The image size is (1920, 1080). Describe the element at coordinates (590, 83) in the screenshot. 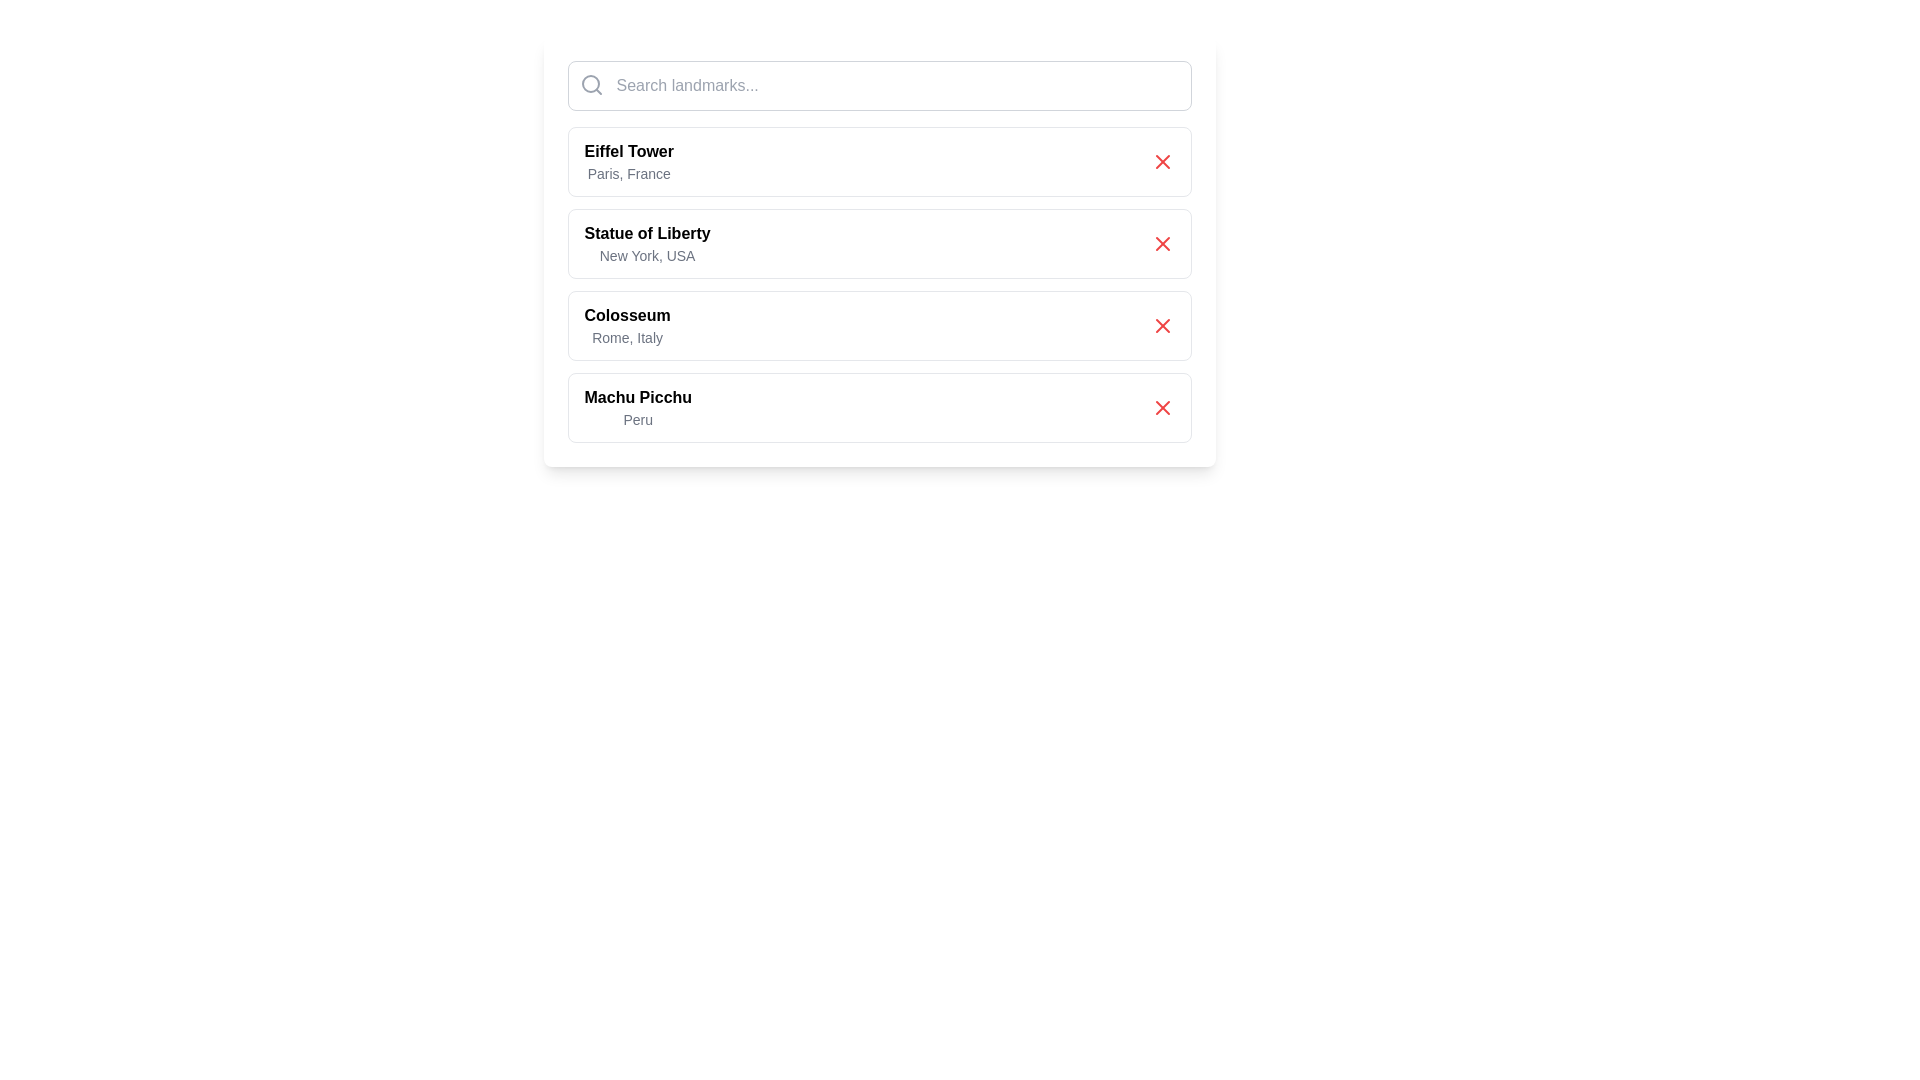

I see `the Decorative Icon that visually indicates the purpose of the adjacent text input field for search functionality, located to the immediate left of the input field with the placeholder 'Search landmarks...'` at that location.